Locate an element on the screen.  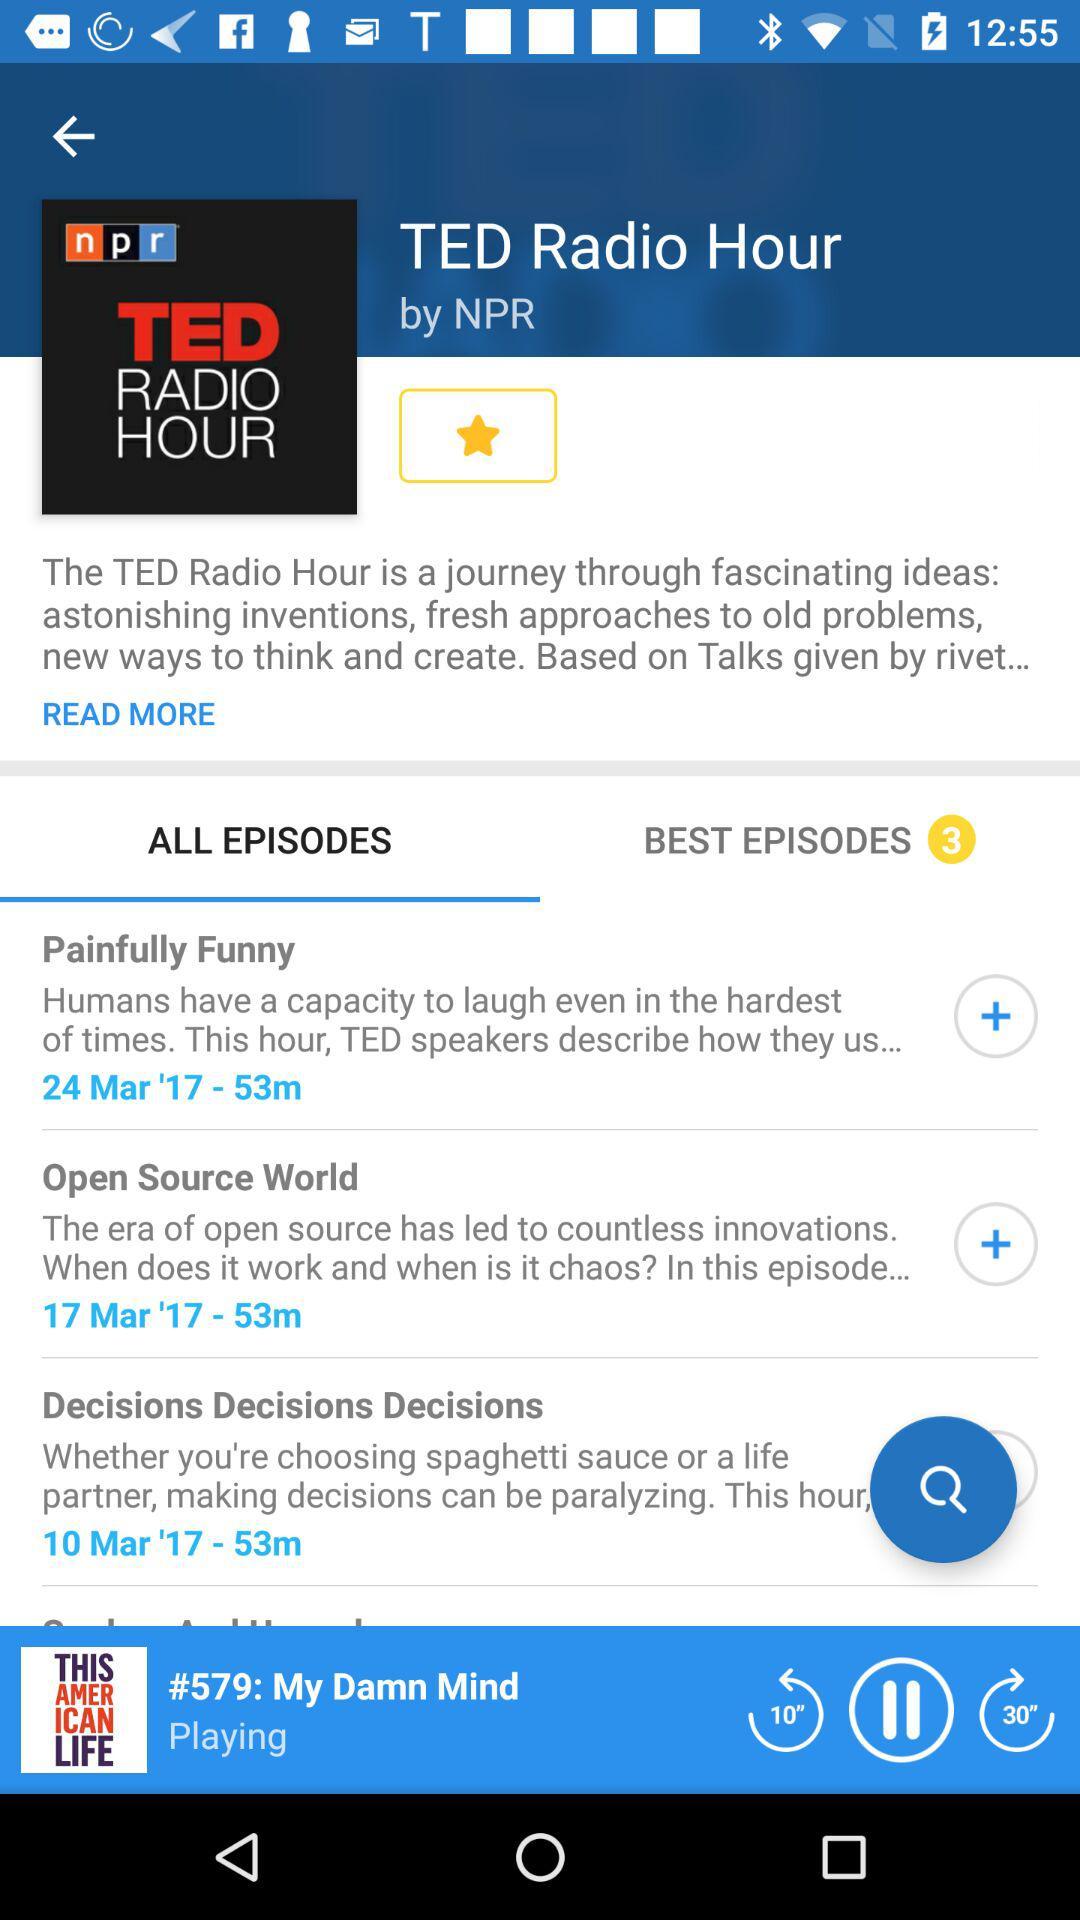
keyword search is located at coordinates (995, 1472).